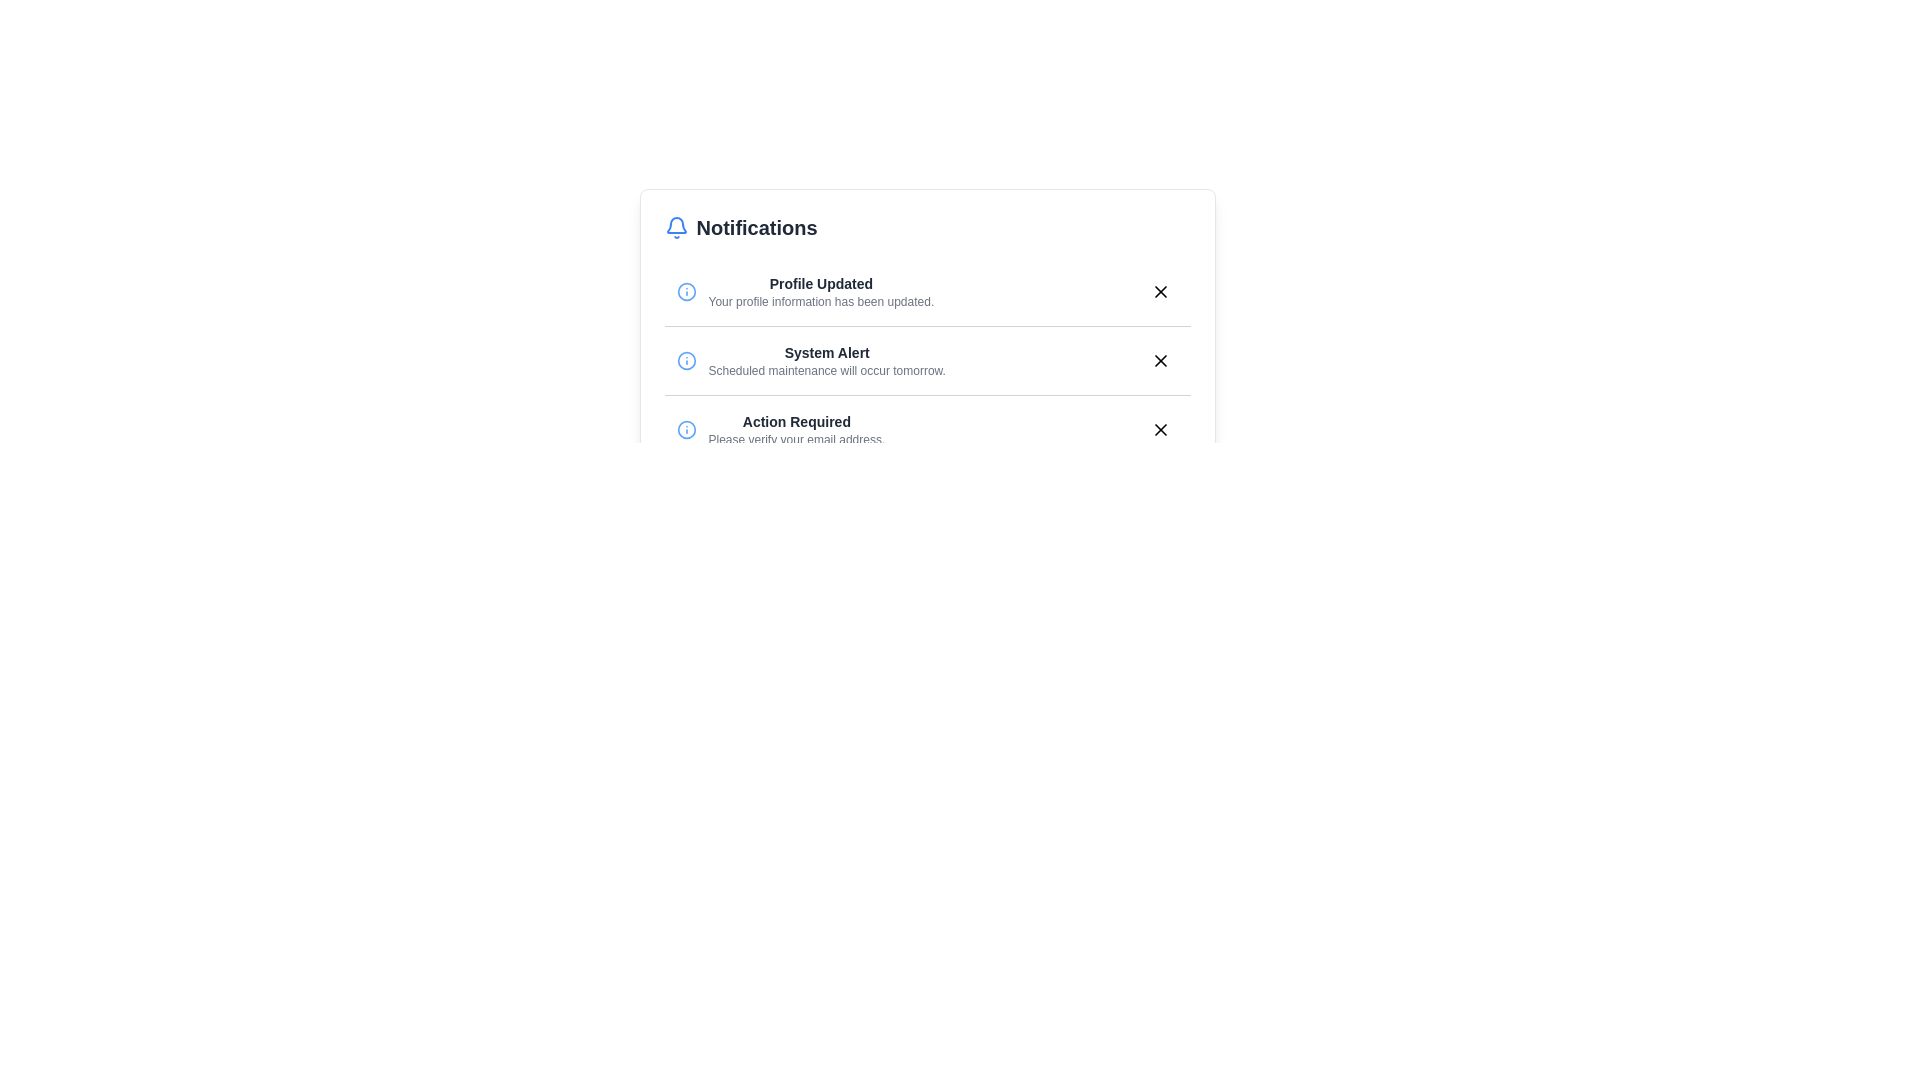  What do you see at coordinates (1160, 292) in the screenshot?
I see `the close button located at the top-right corner of the 'Profile Updated' notification` at bounding box center [1160, 292].